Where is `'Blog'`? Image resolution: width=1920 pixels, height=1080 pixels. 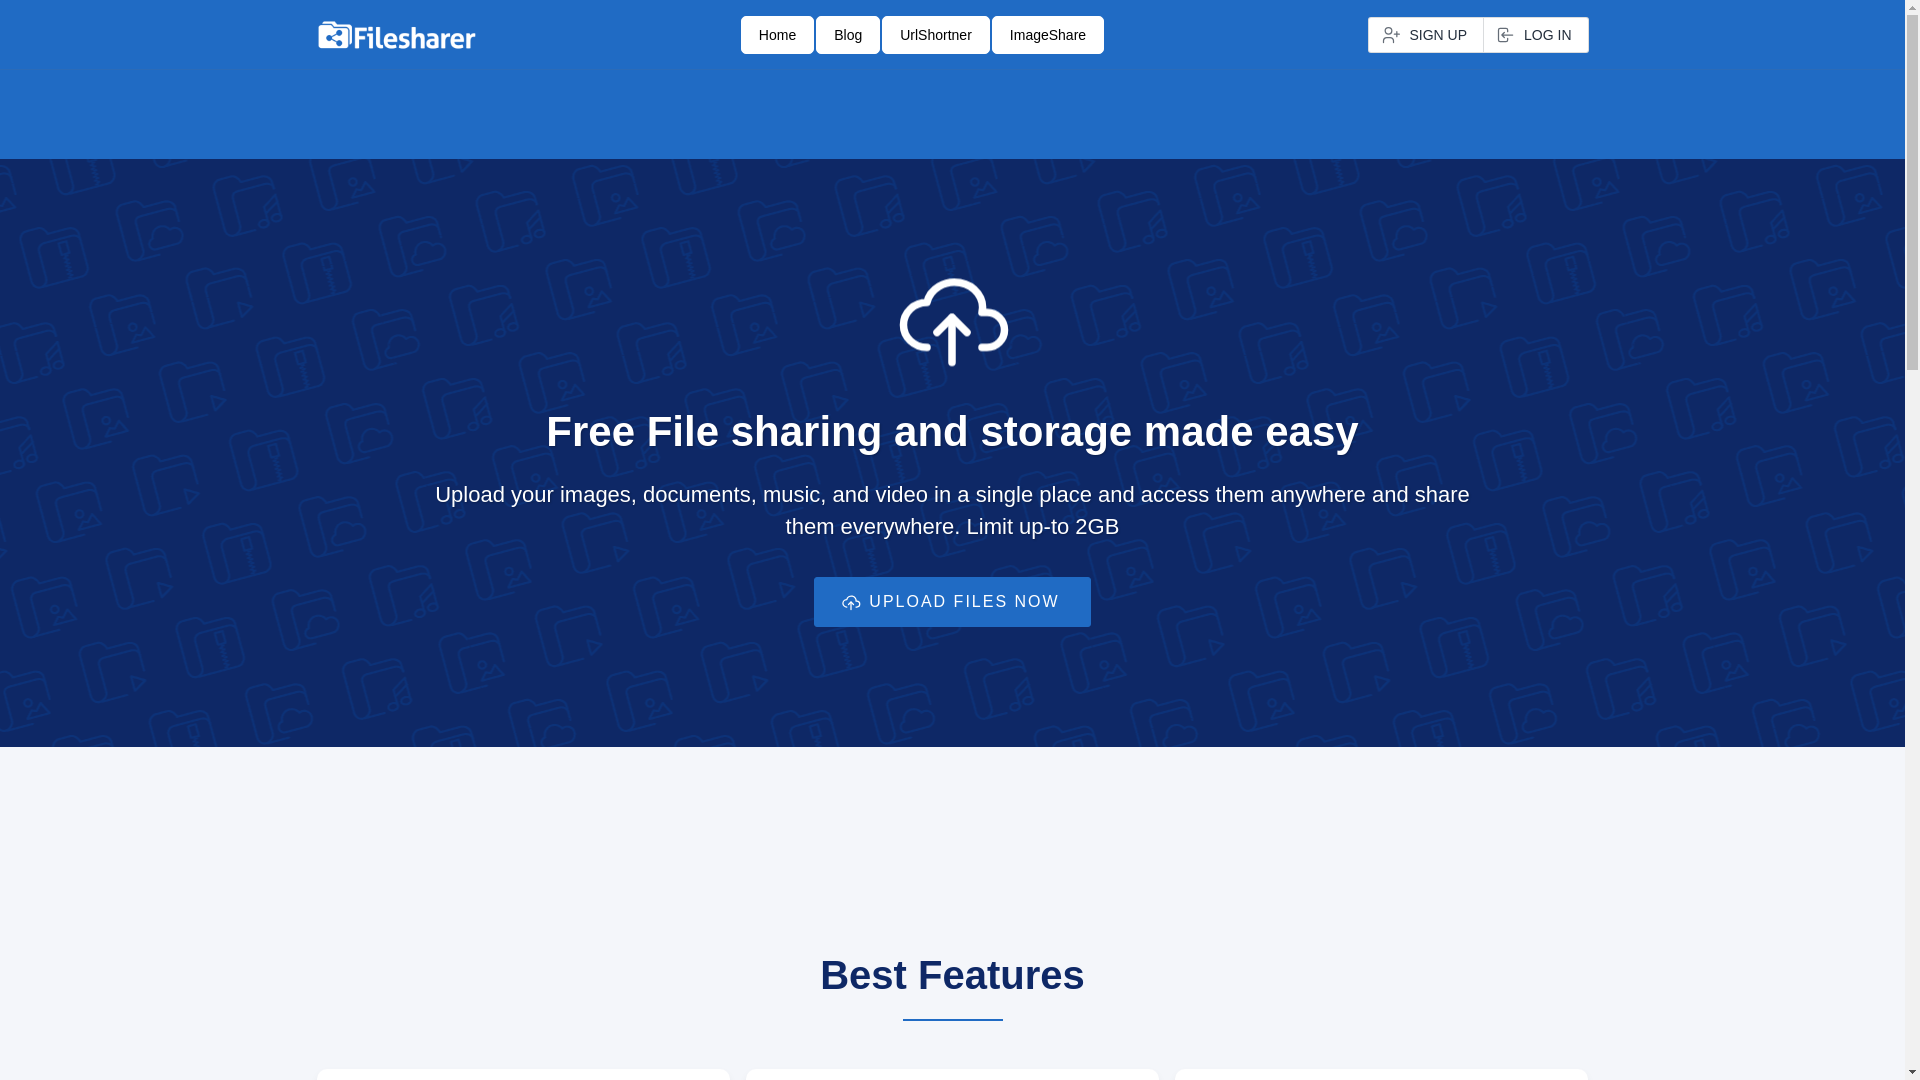
'Blog' is located at coordinates (848, 34).